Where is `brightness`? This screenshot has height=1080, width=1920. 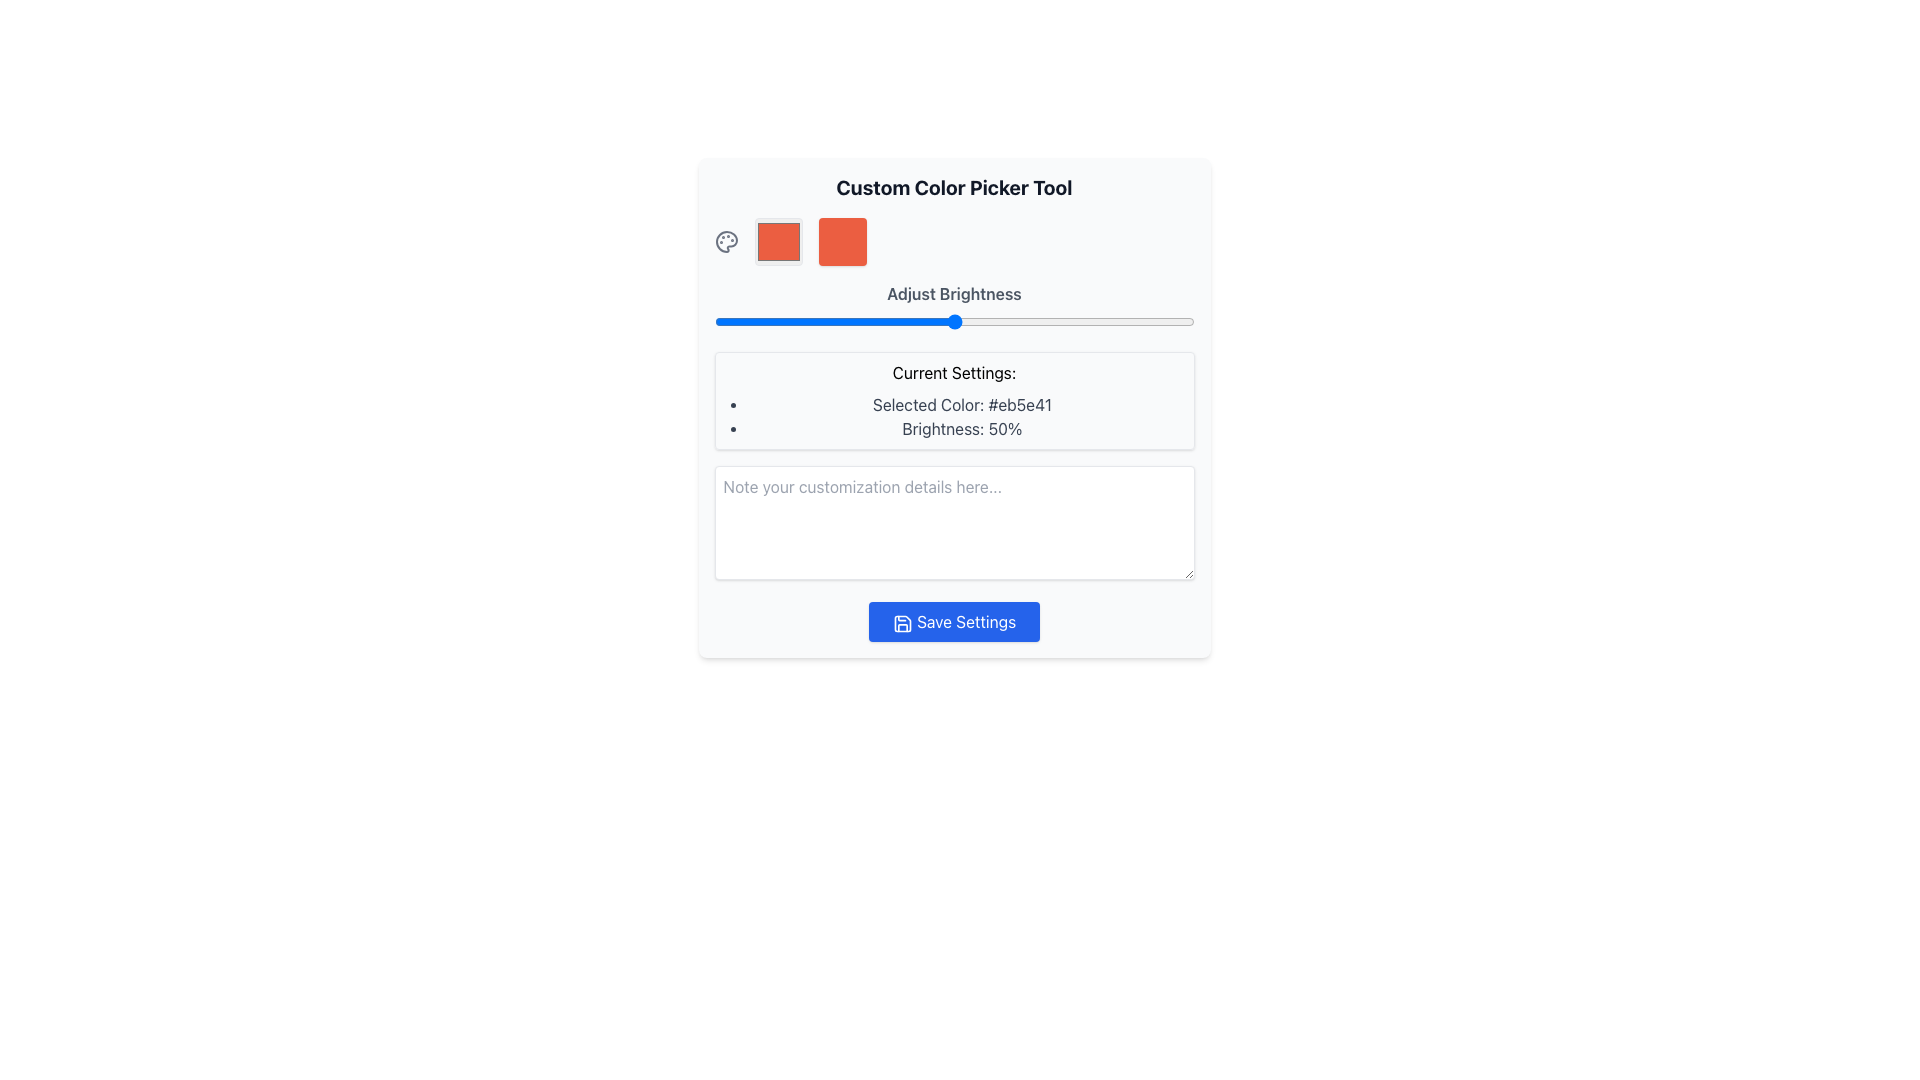
brightness is located at coordinates (795, 320).